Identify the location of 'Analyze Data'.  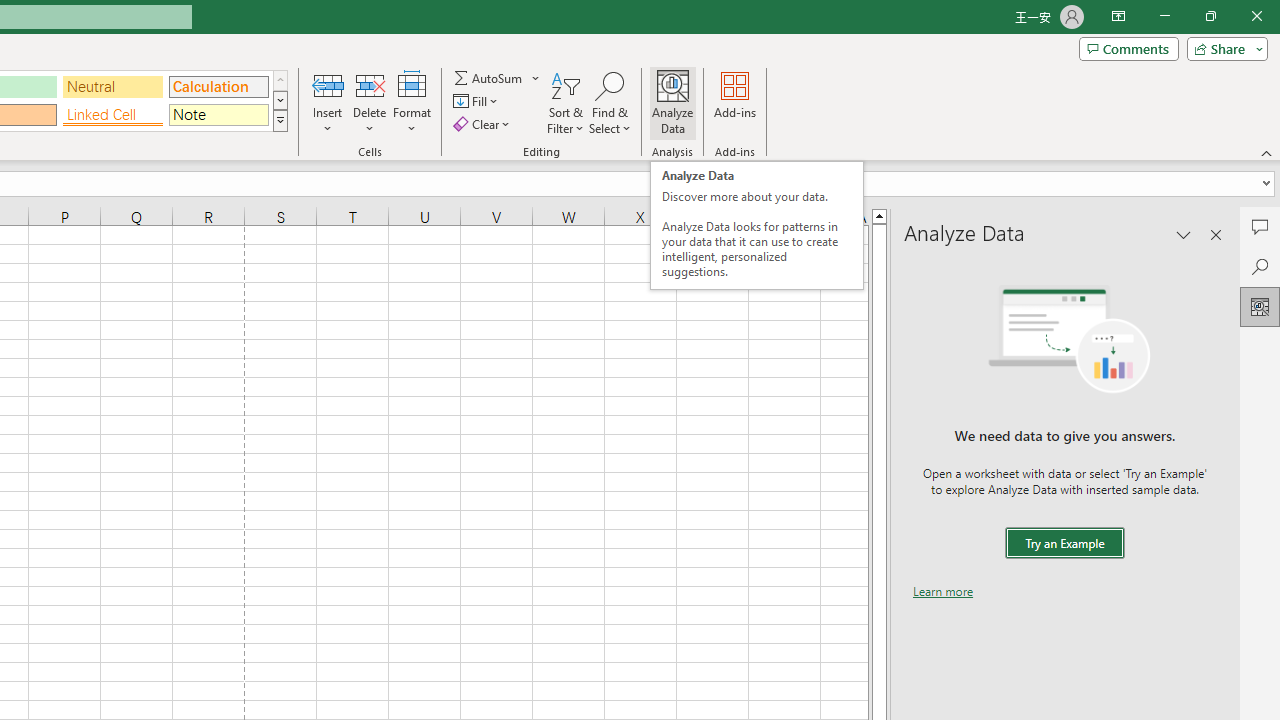
(673, 103).